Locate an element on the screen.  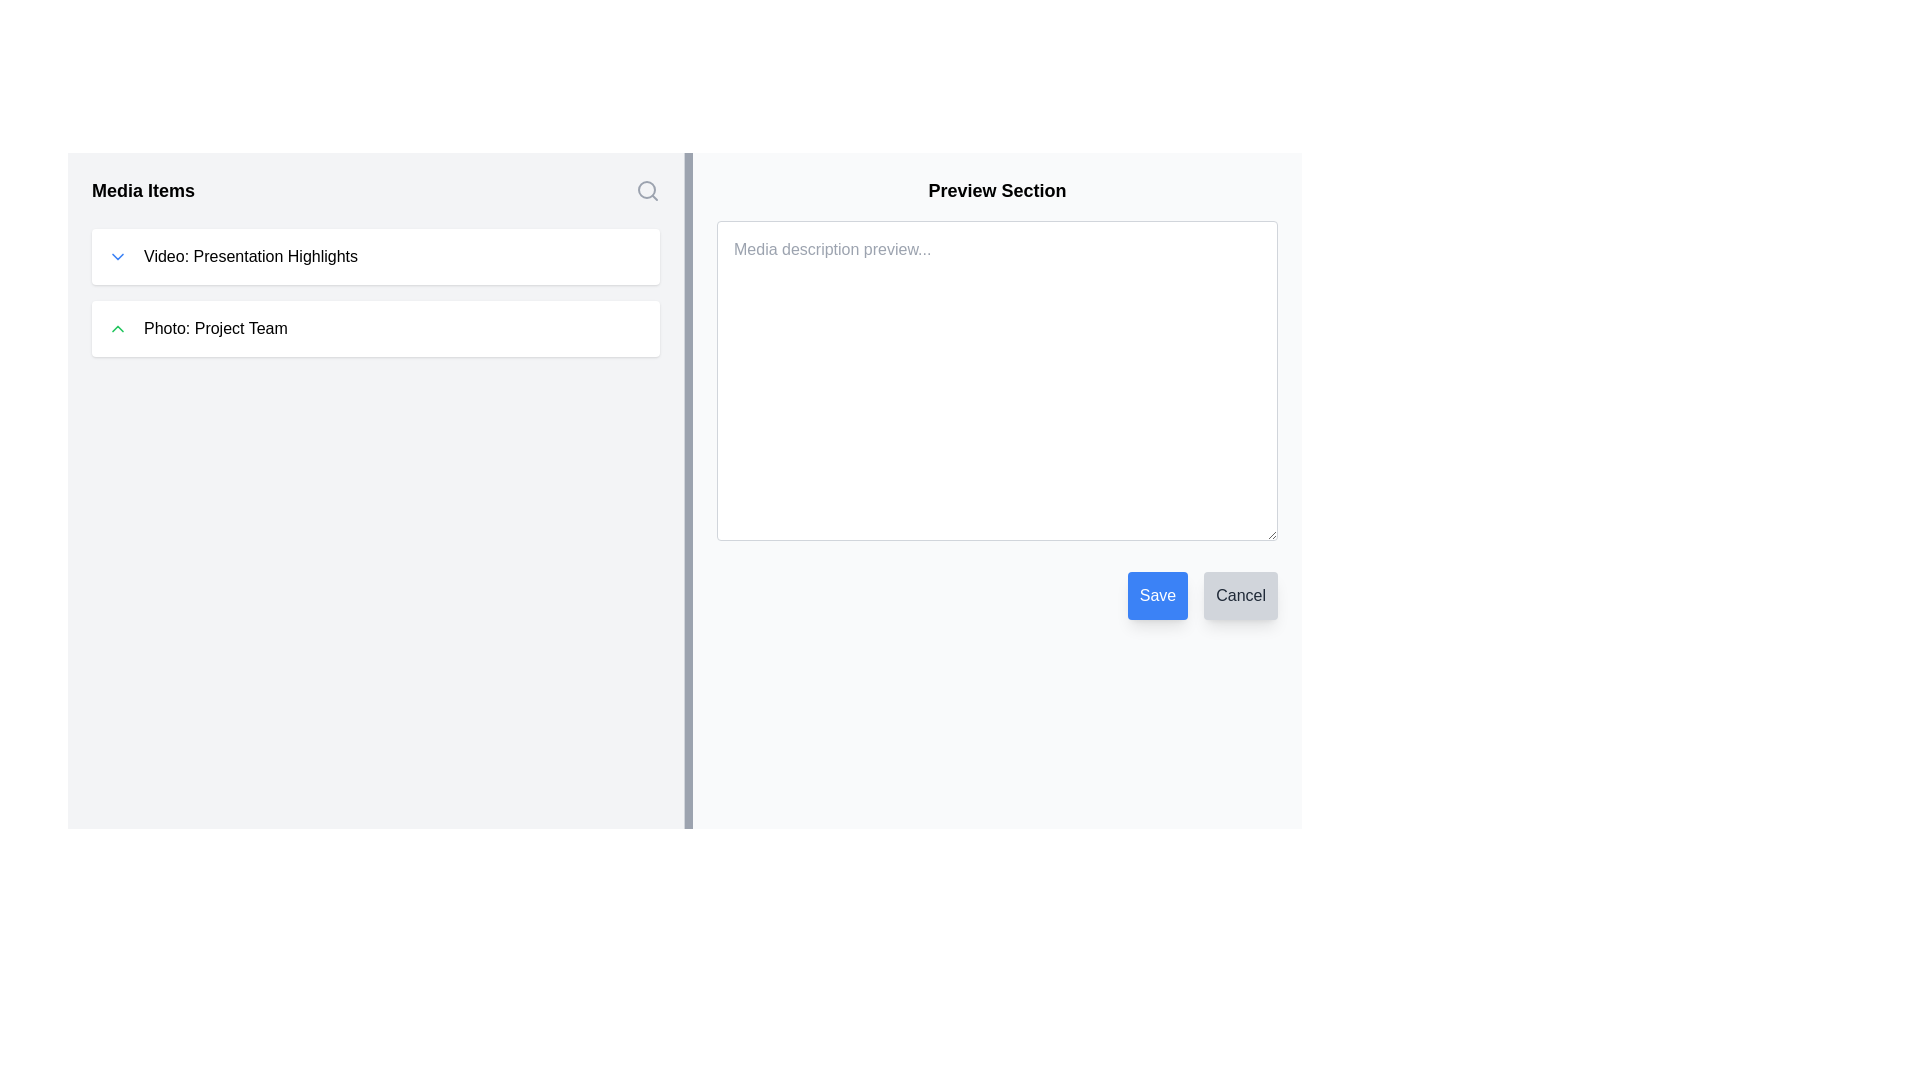
the cancel button located at the bottom right corner of the view, which is the second button to the right of the 'Save' button is located at coordinates (1240, 595).